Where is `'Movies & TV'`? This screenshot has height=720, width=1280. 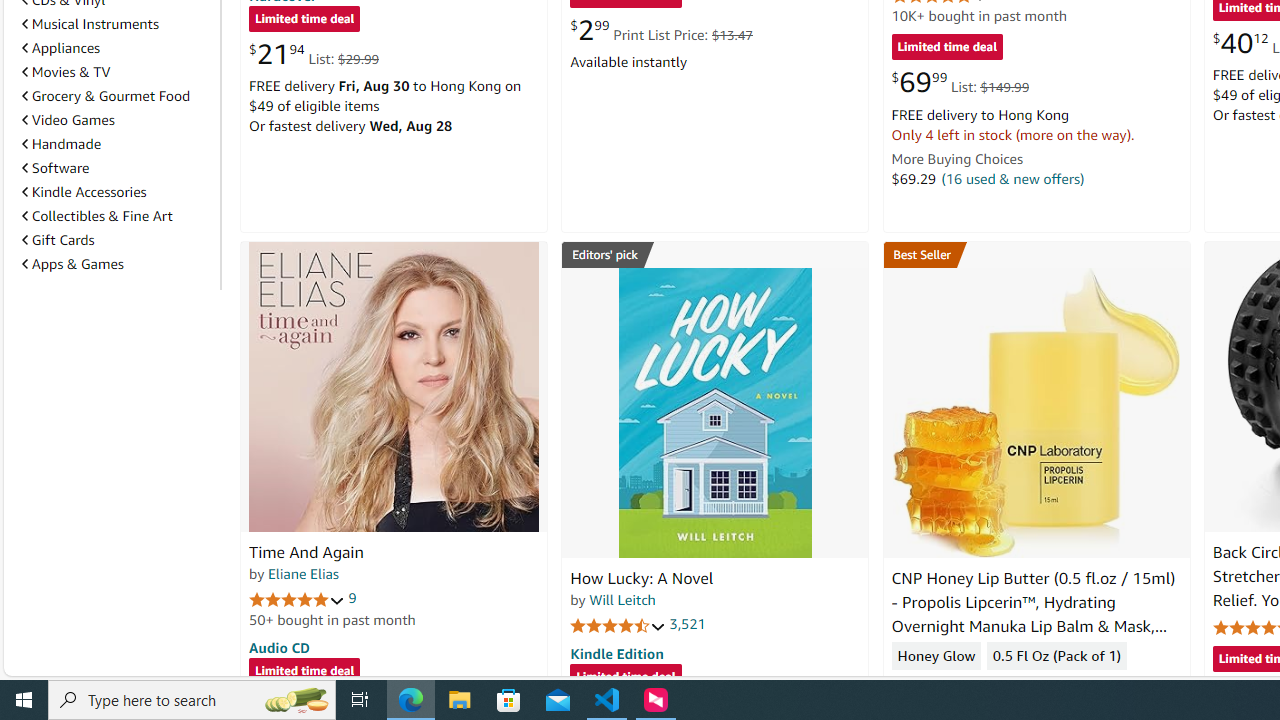
'Movies & TV' is located at coordinates (66, 71).